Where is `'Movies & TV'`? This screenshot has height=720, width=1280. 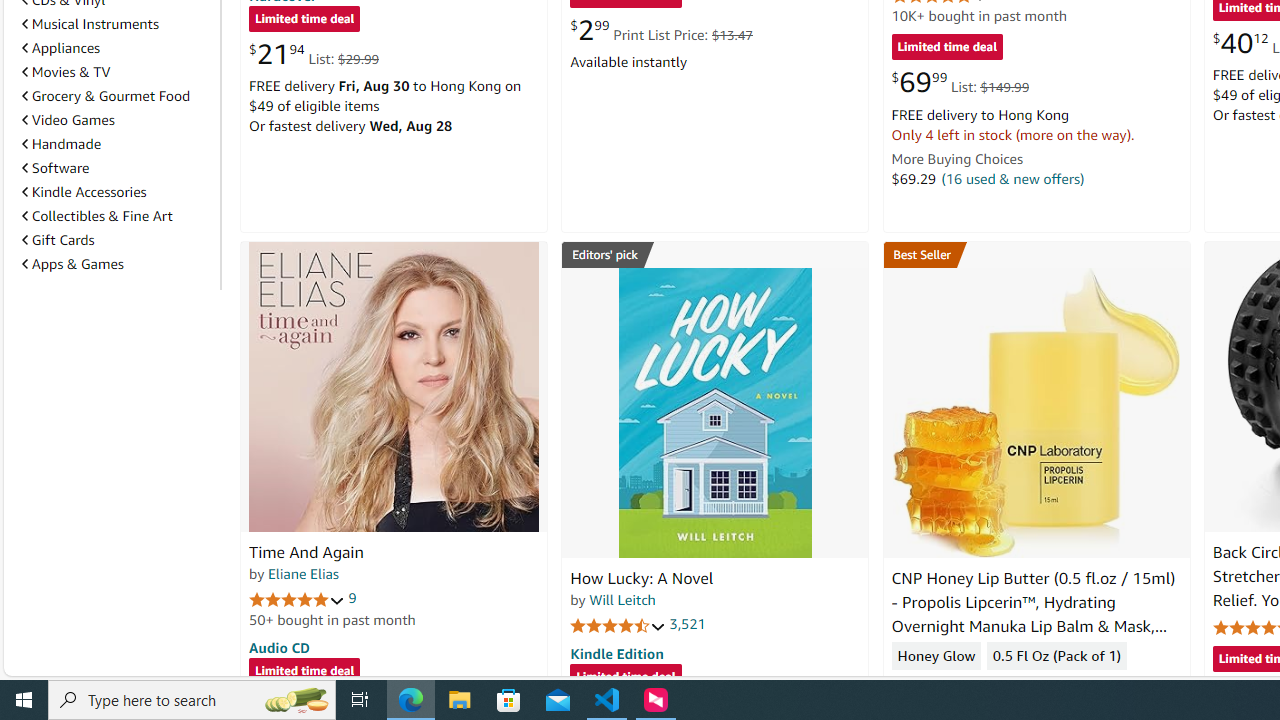
'Movies & TV' is located at coordinates (66, 71).